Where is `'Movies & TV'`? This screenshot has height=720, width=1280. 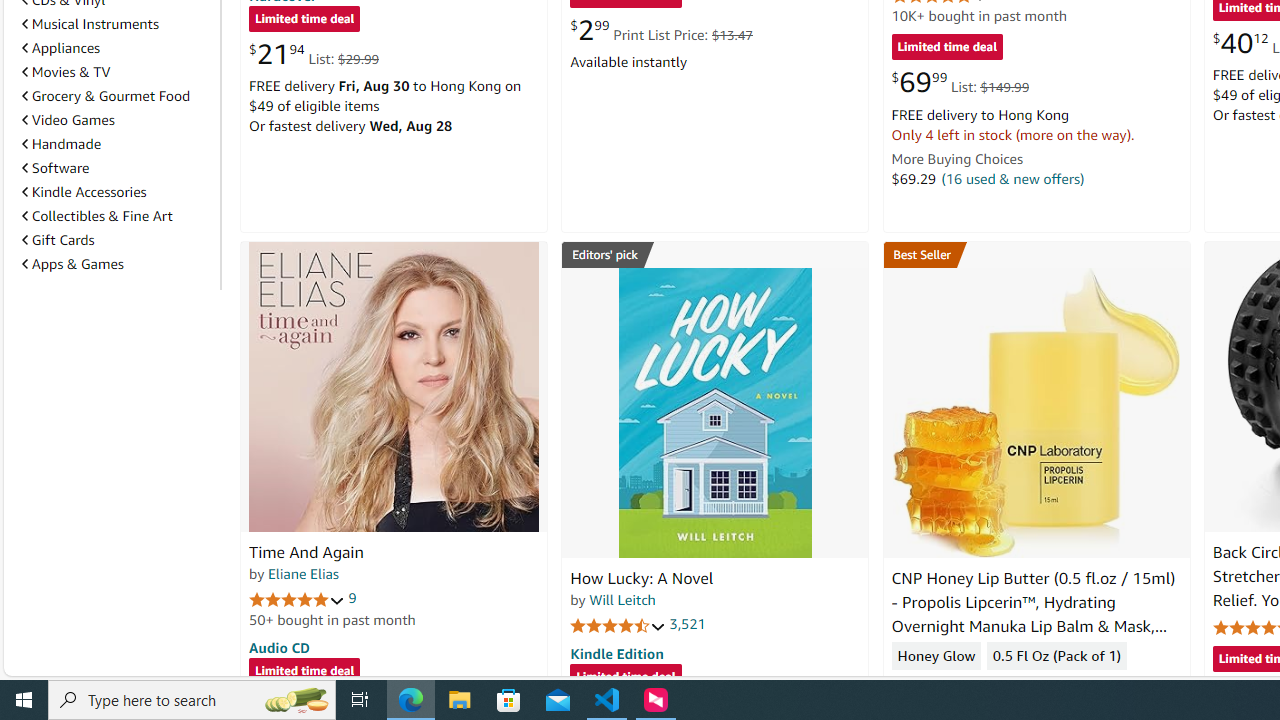
'Movies & TV' is located at coordinates (66, 71).